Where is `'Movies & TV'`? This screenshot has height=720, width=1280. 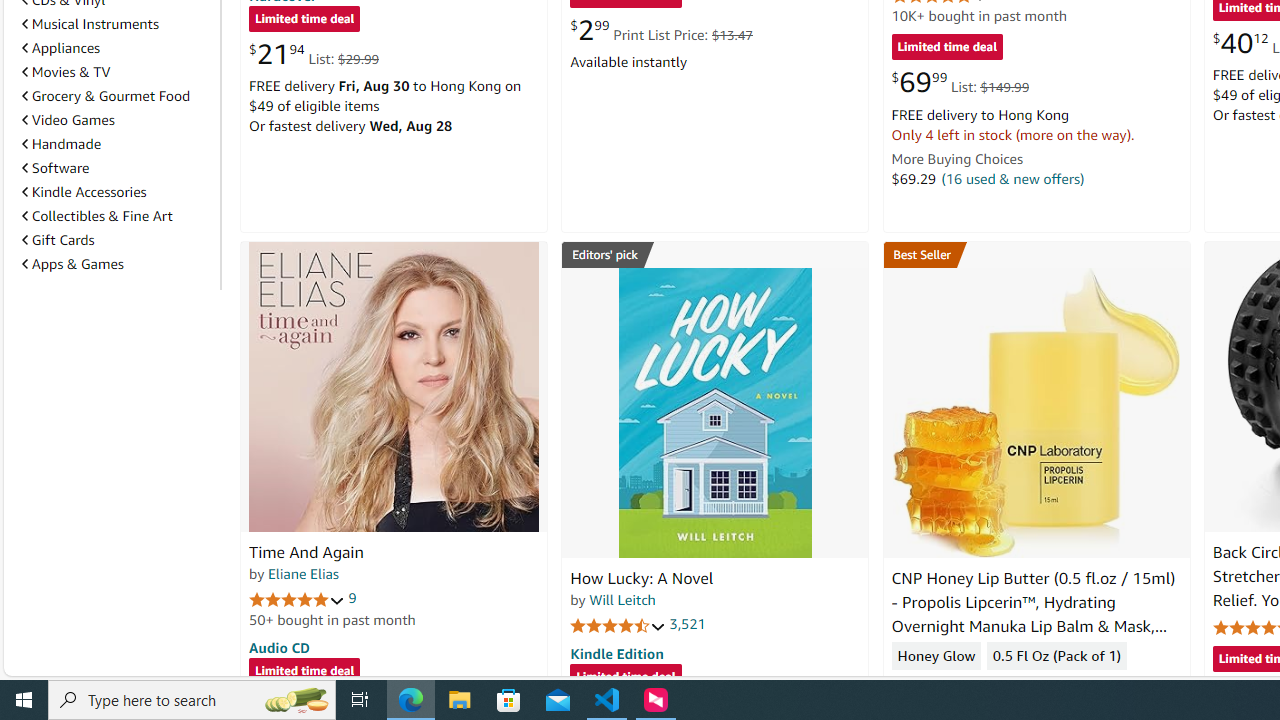
'Movies & TV' is located at coordinates (66, 71).